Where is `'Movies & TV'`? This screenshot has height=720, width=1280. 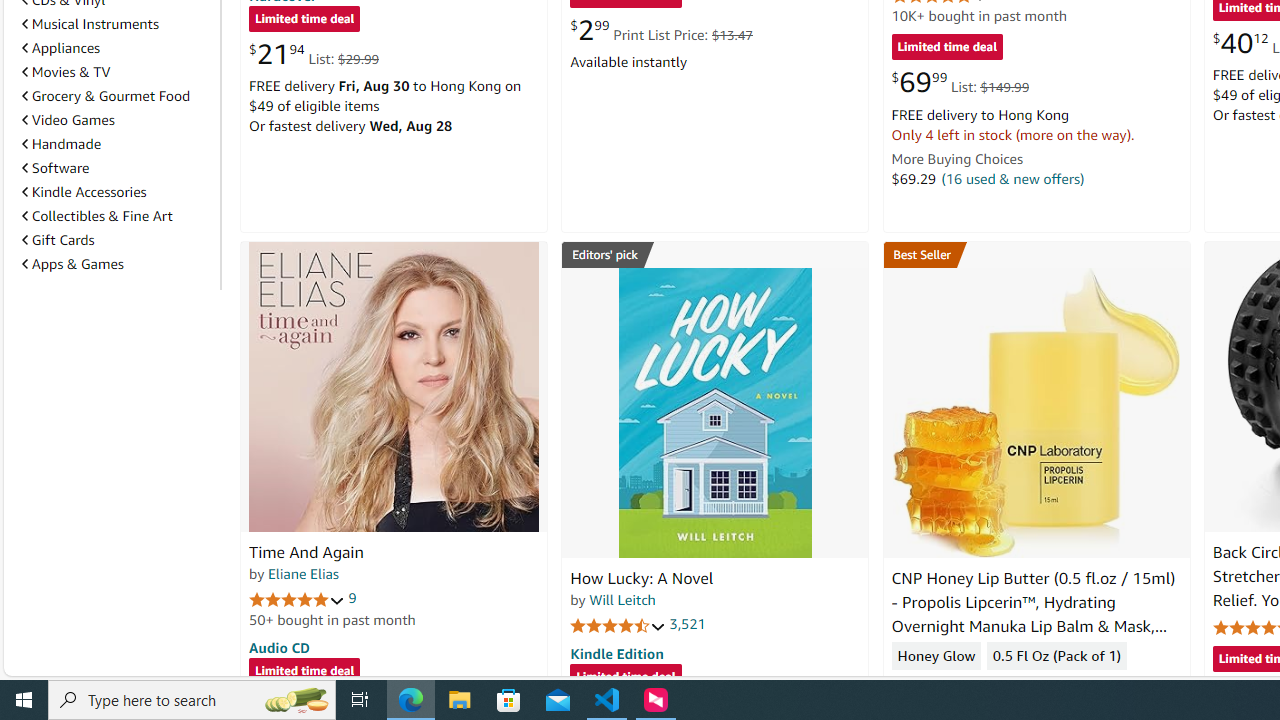
'Movies & TV' is located at coordinates (66, 71).